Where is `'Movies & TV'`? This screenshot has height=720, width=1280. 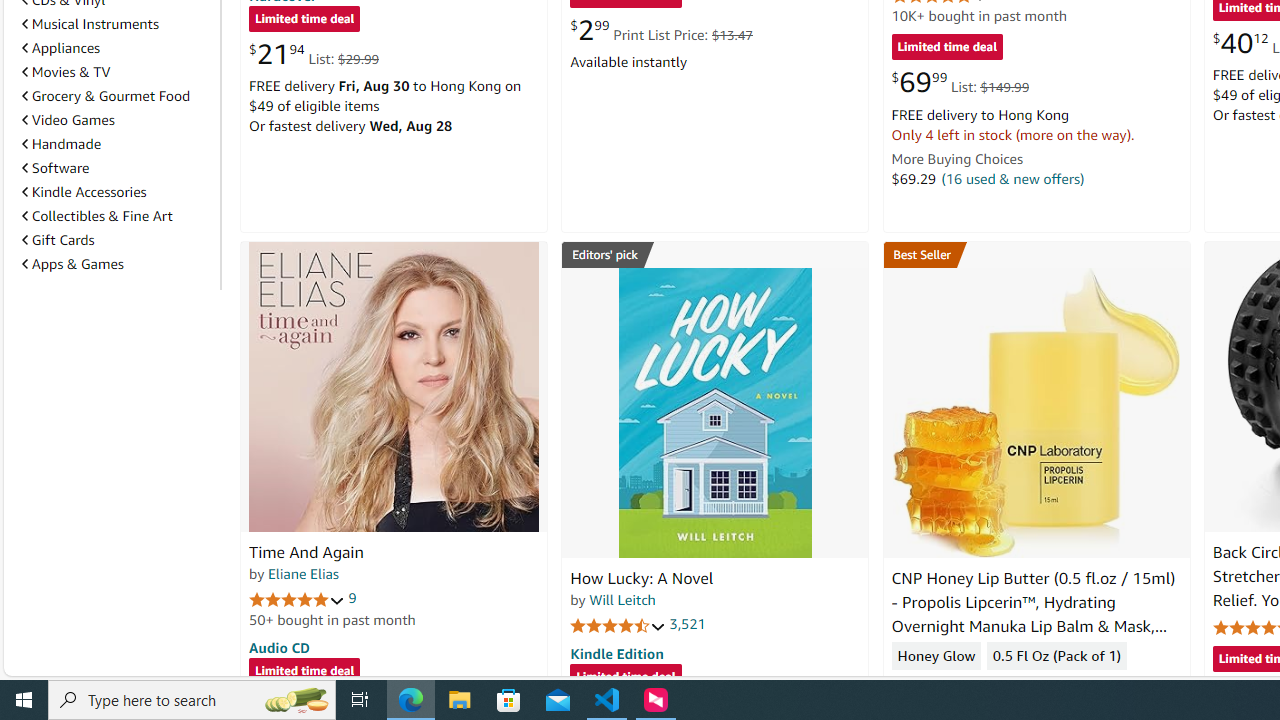
'Movies & TV' is located at coordinates (66, 71).